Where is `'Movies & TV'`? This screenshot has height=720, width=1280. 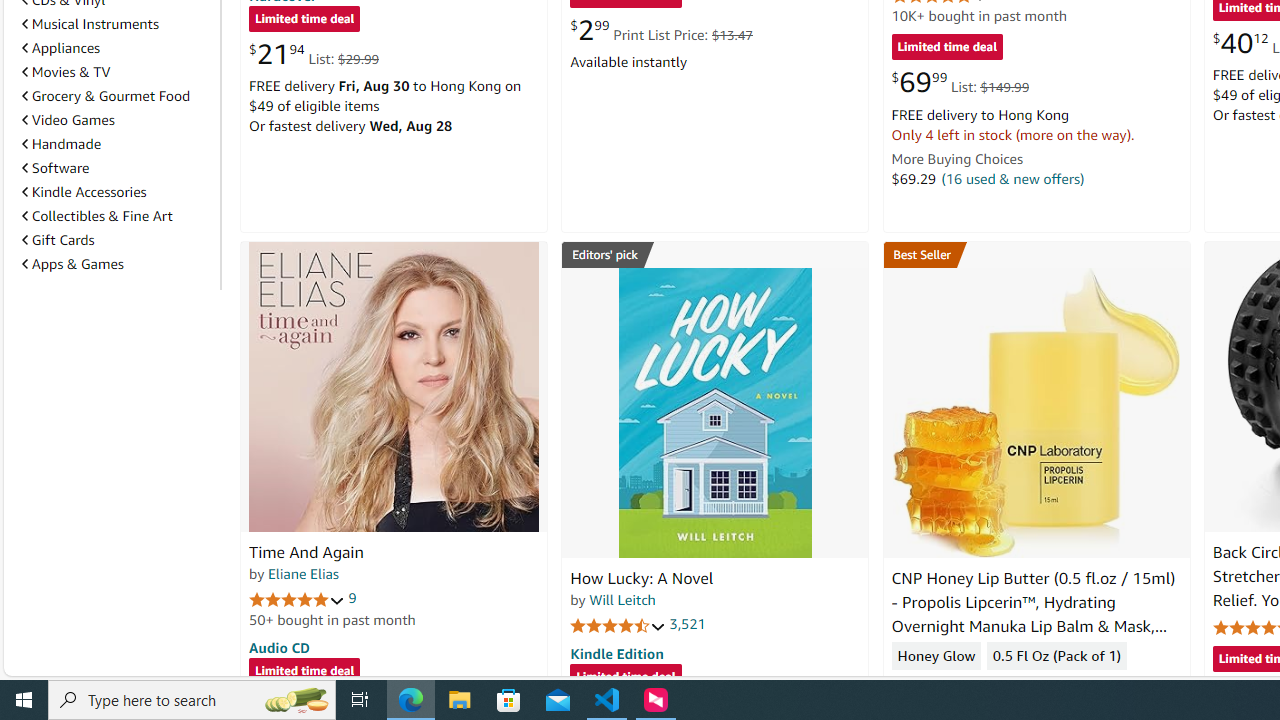
'Movies & TV' is located at coordinates (66, 71).